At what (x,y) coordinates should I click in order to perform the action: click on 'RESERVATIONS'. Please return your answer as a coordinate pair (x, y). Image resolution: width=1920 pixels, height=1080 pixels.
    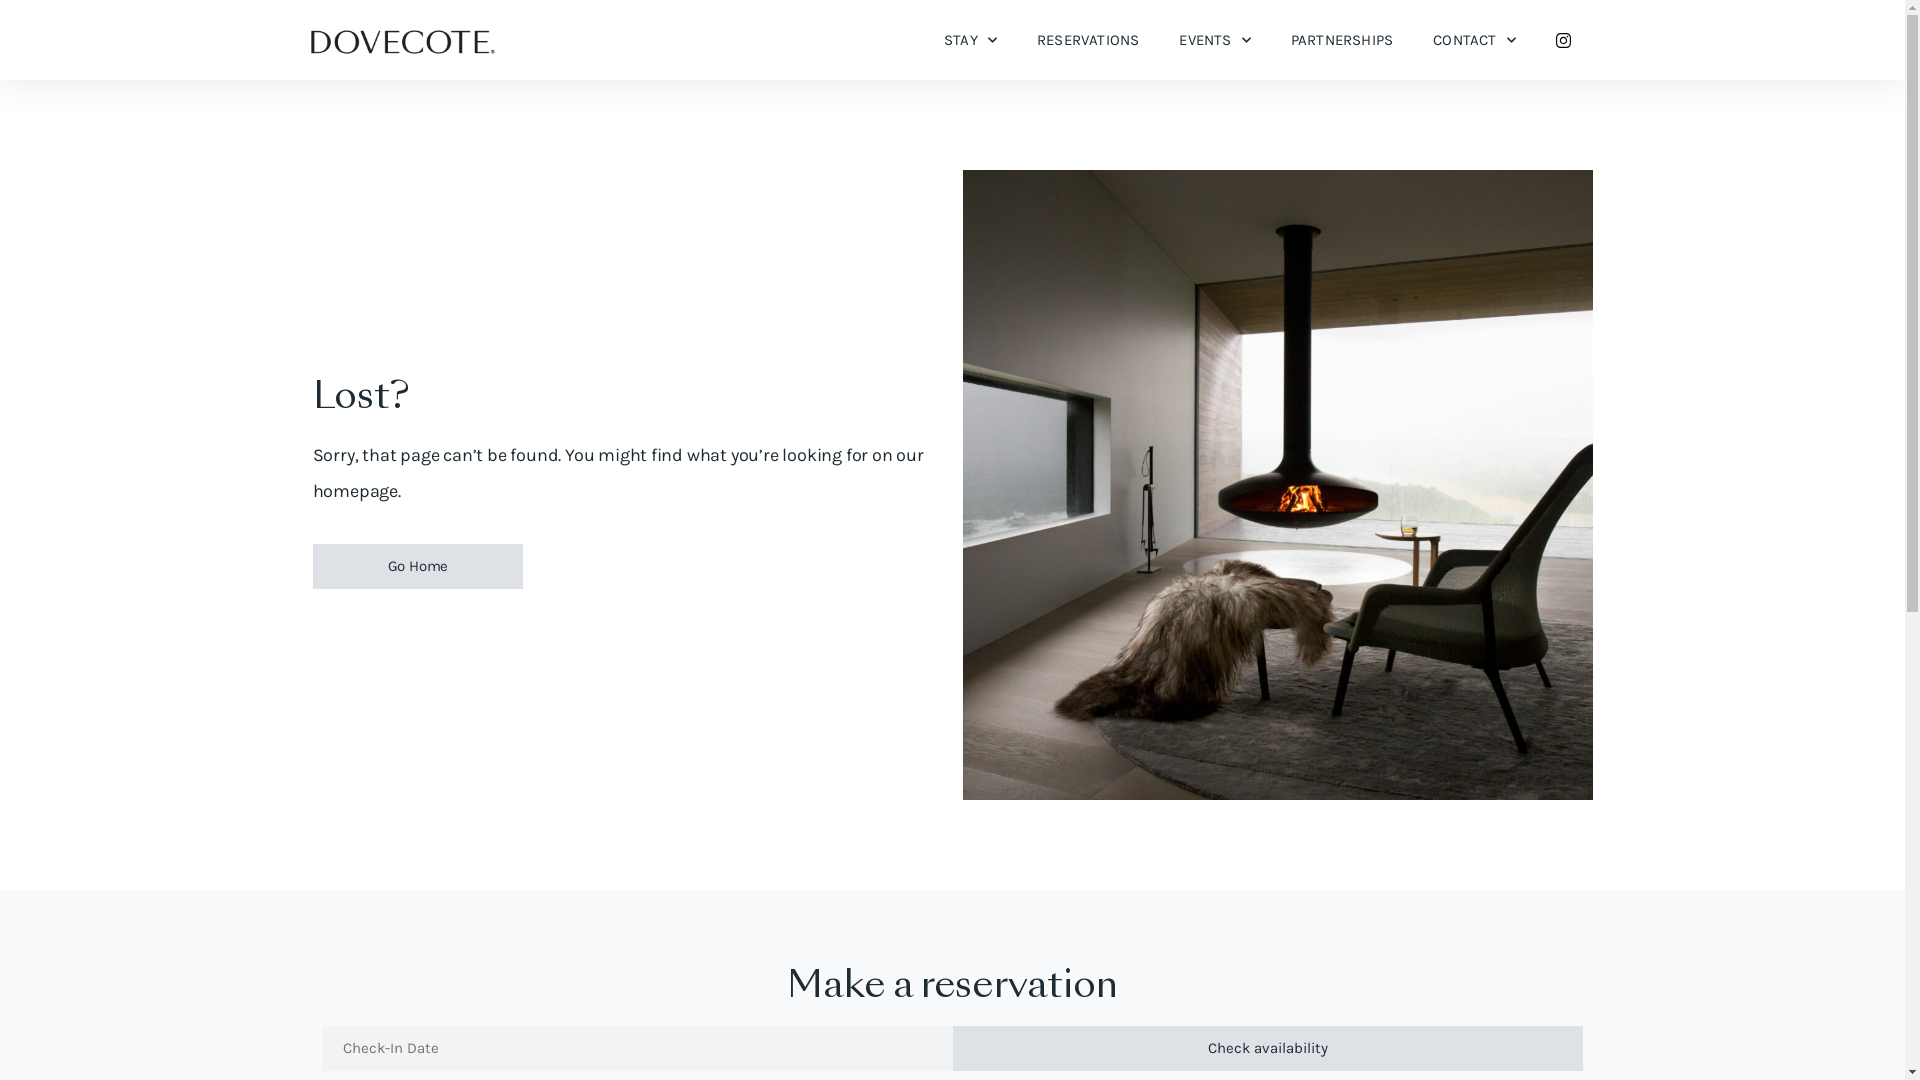
    Looking at the image, I should click on (1017, 39).